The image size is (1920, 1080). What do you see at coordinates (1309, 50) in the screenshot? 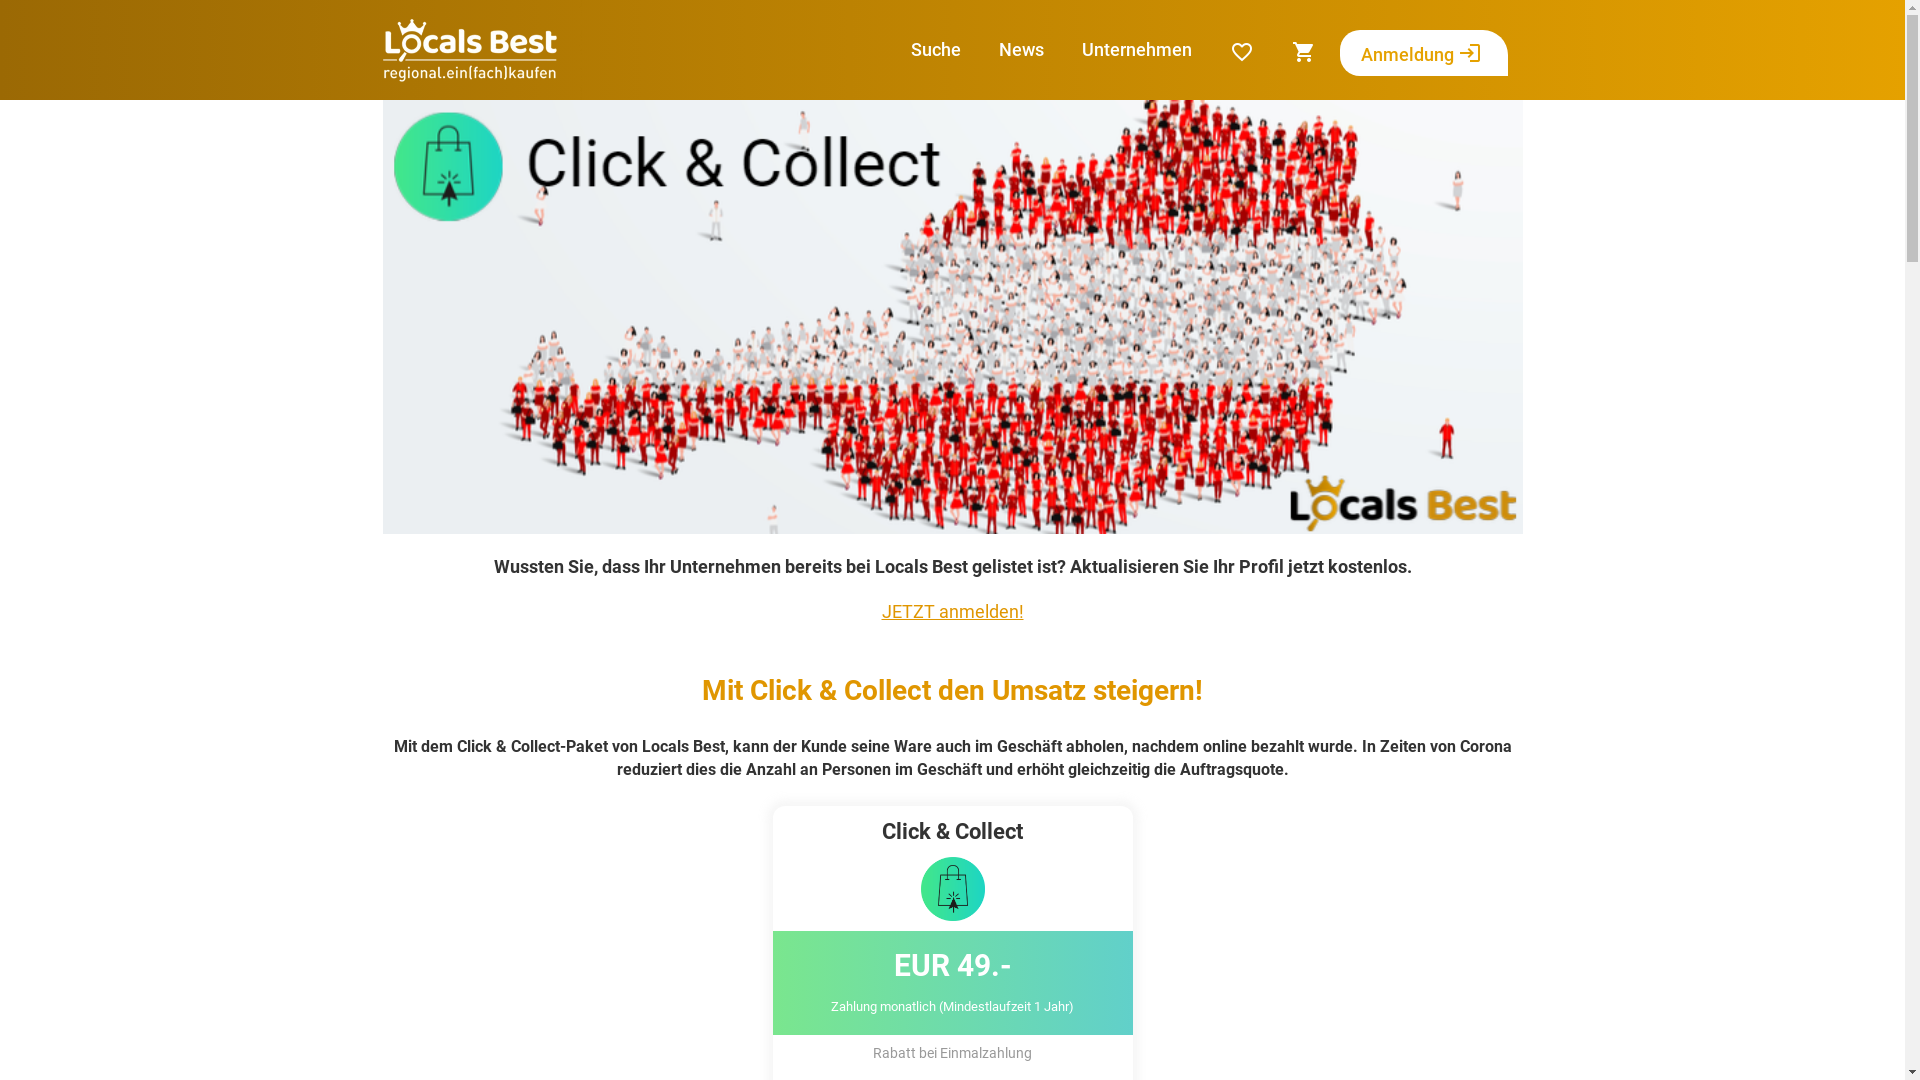
I see `'shopping_cart'` at bounding box center [1309, 50].